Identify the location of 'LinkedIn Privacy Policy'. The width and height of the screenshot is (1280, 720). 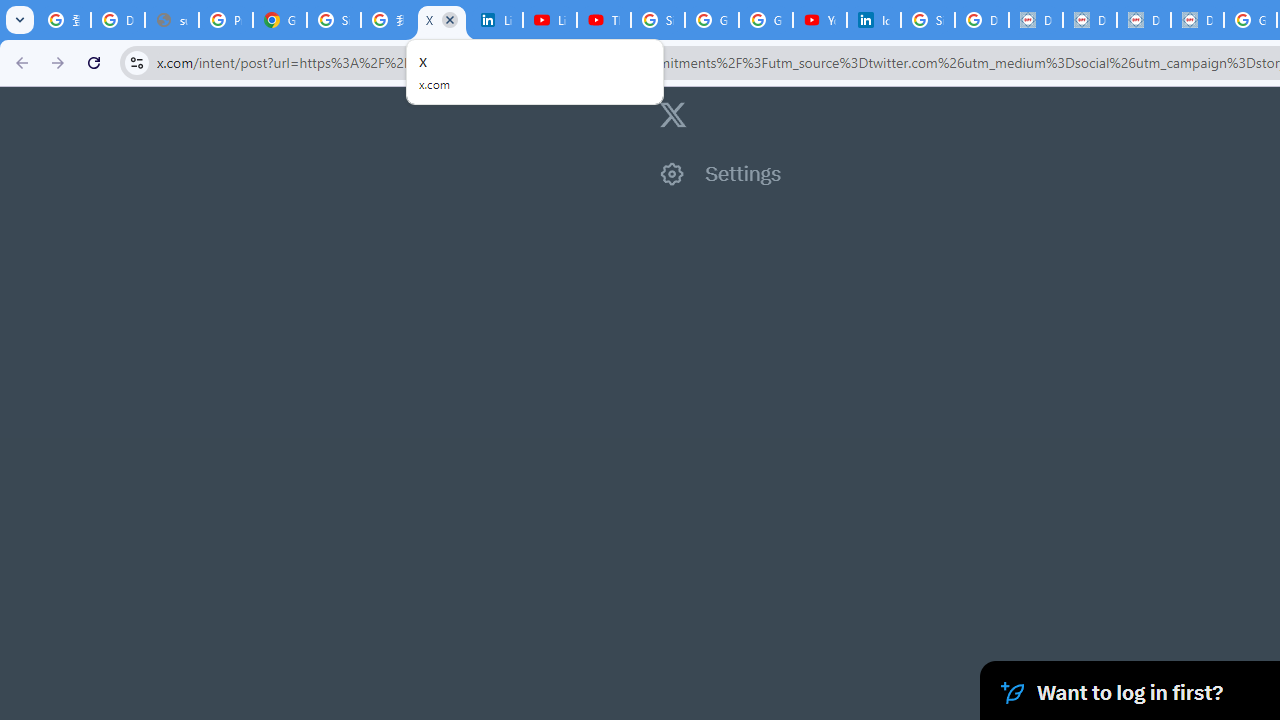
(496, 20).